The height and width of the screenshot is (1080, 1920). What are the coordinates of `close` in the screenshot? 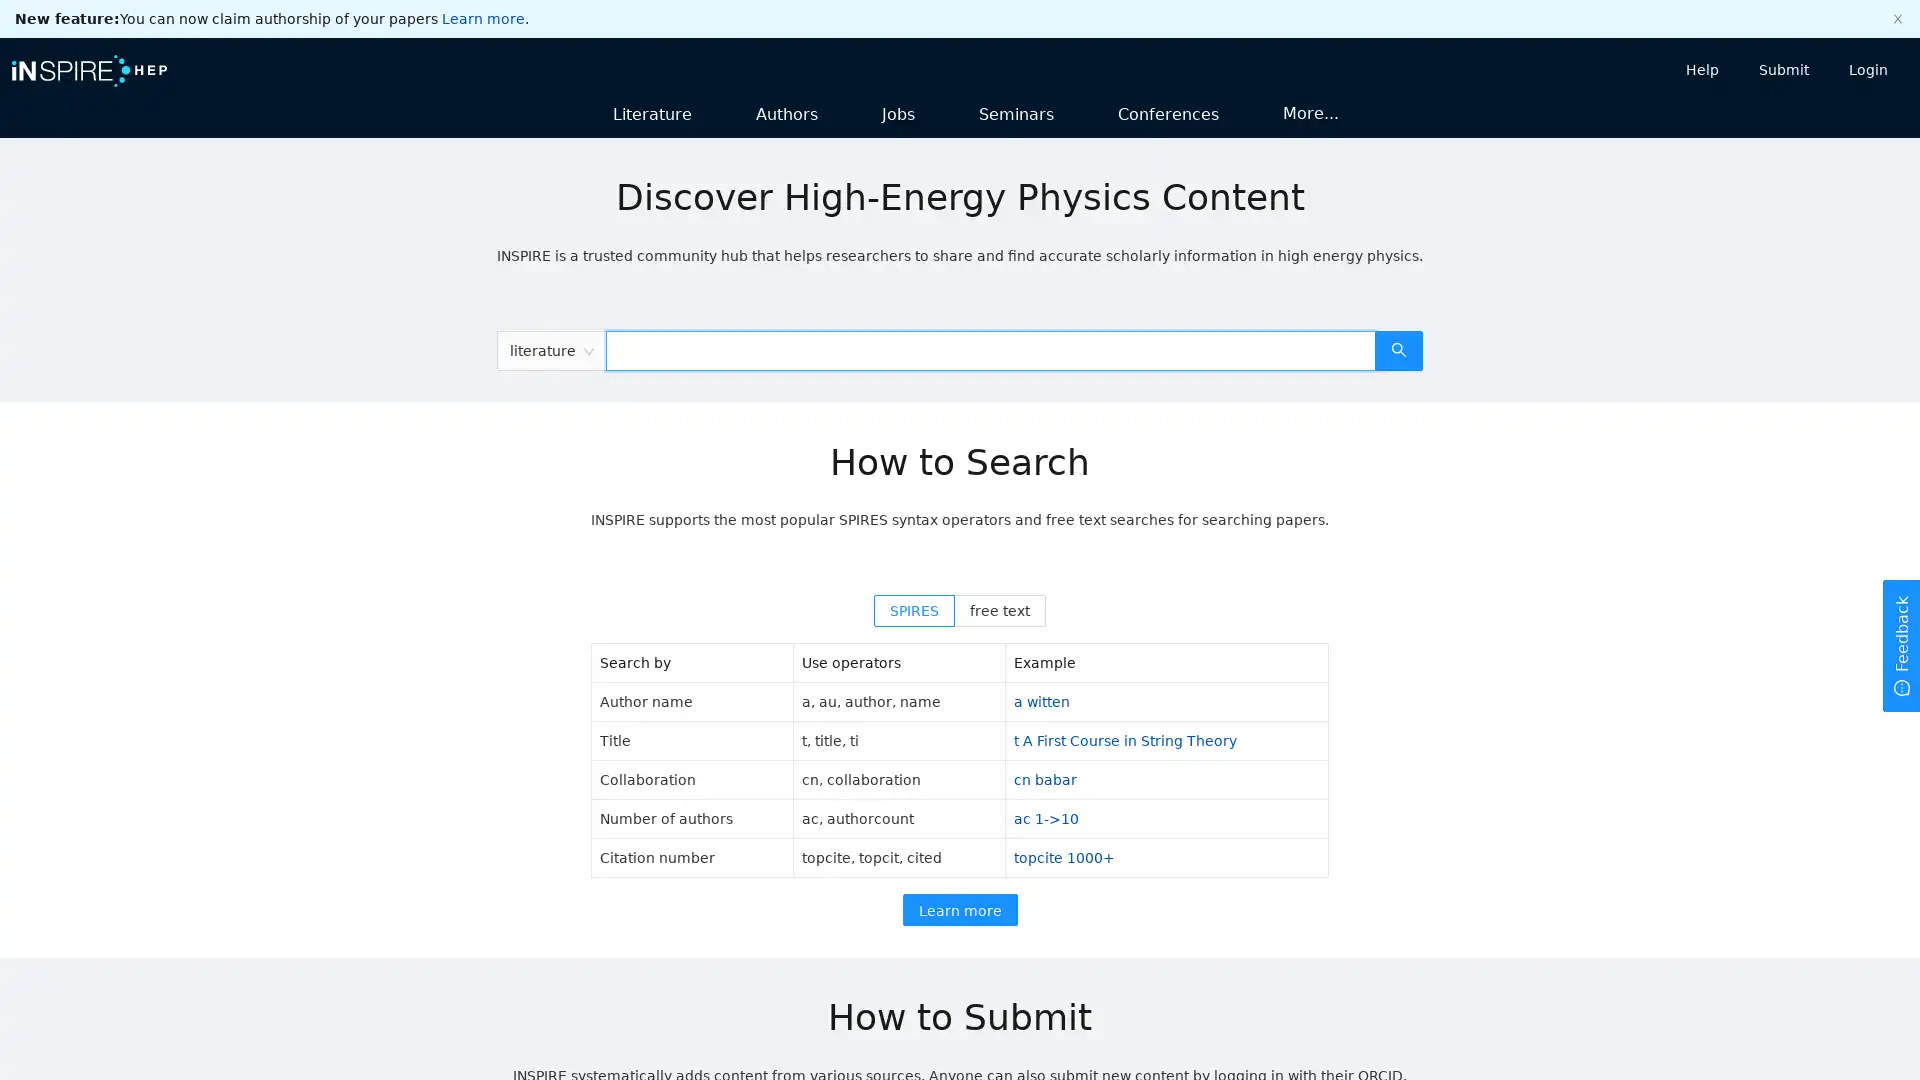 It's located at (1896, 19).